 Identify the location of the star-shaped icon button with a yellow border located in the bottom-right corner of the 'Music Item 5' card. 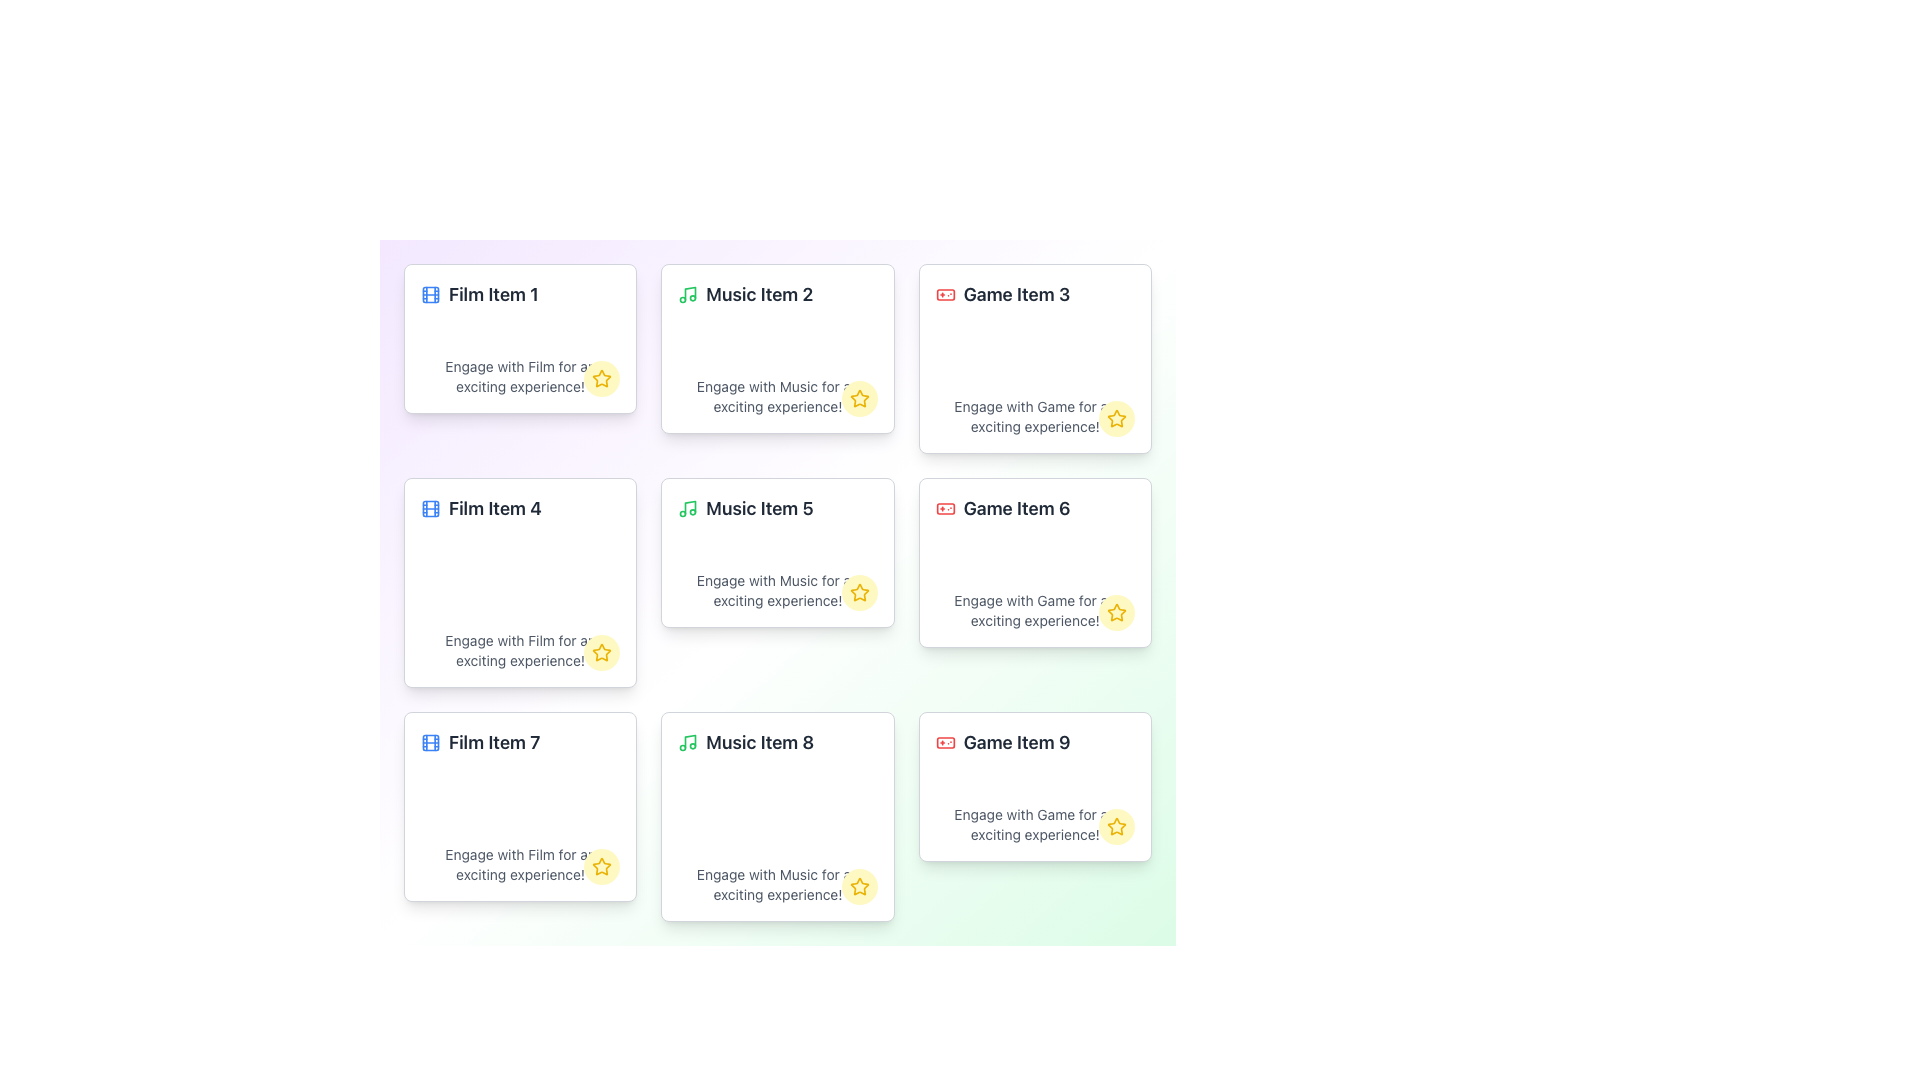
(859, 592).